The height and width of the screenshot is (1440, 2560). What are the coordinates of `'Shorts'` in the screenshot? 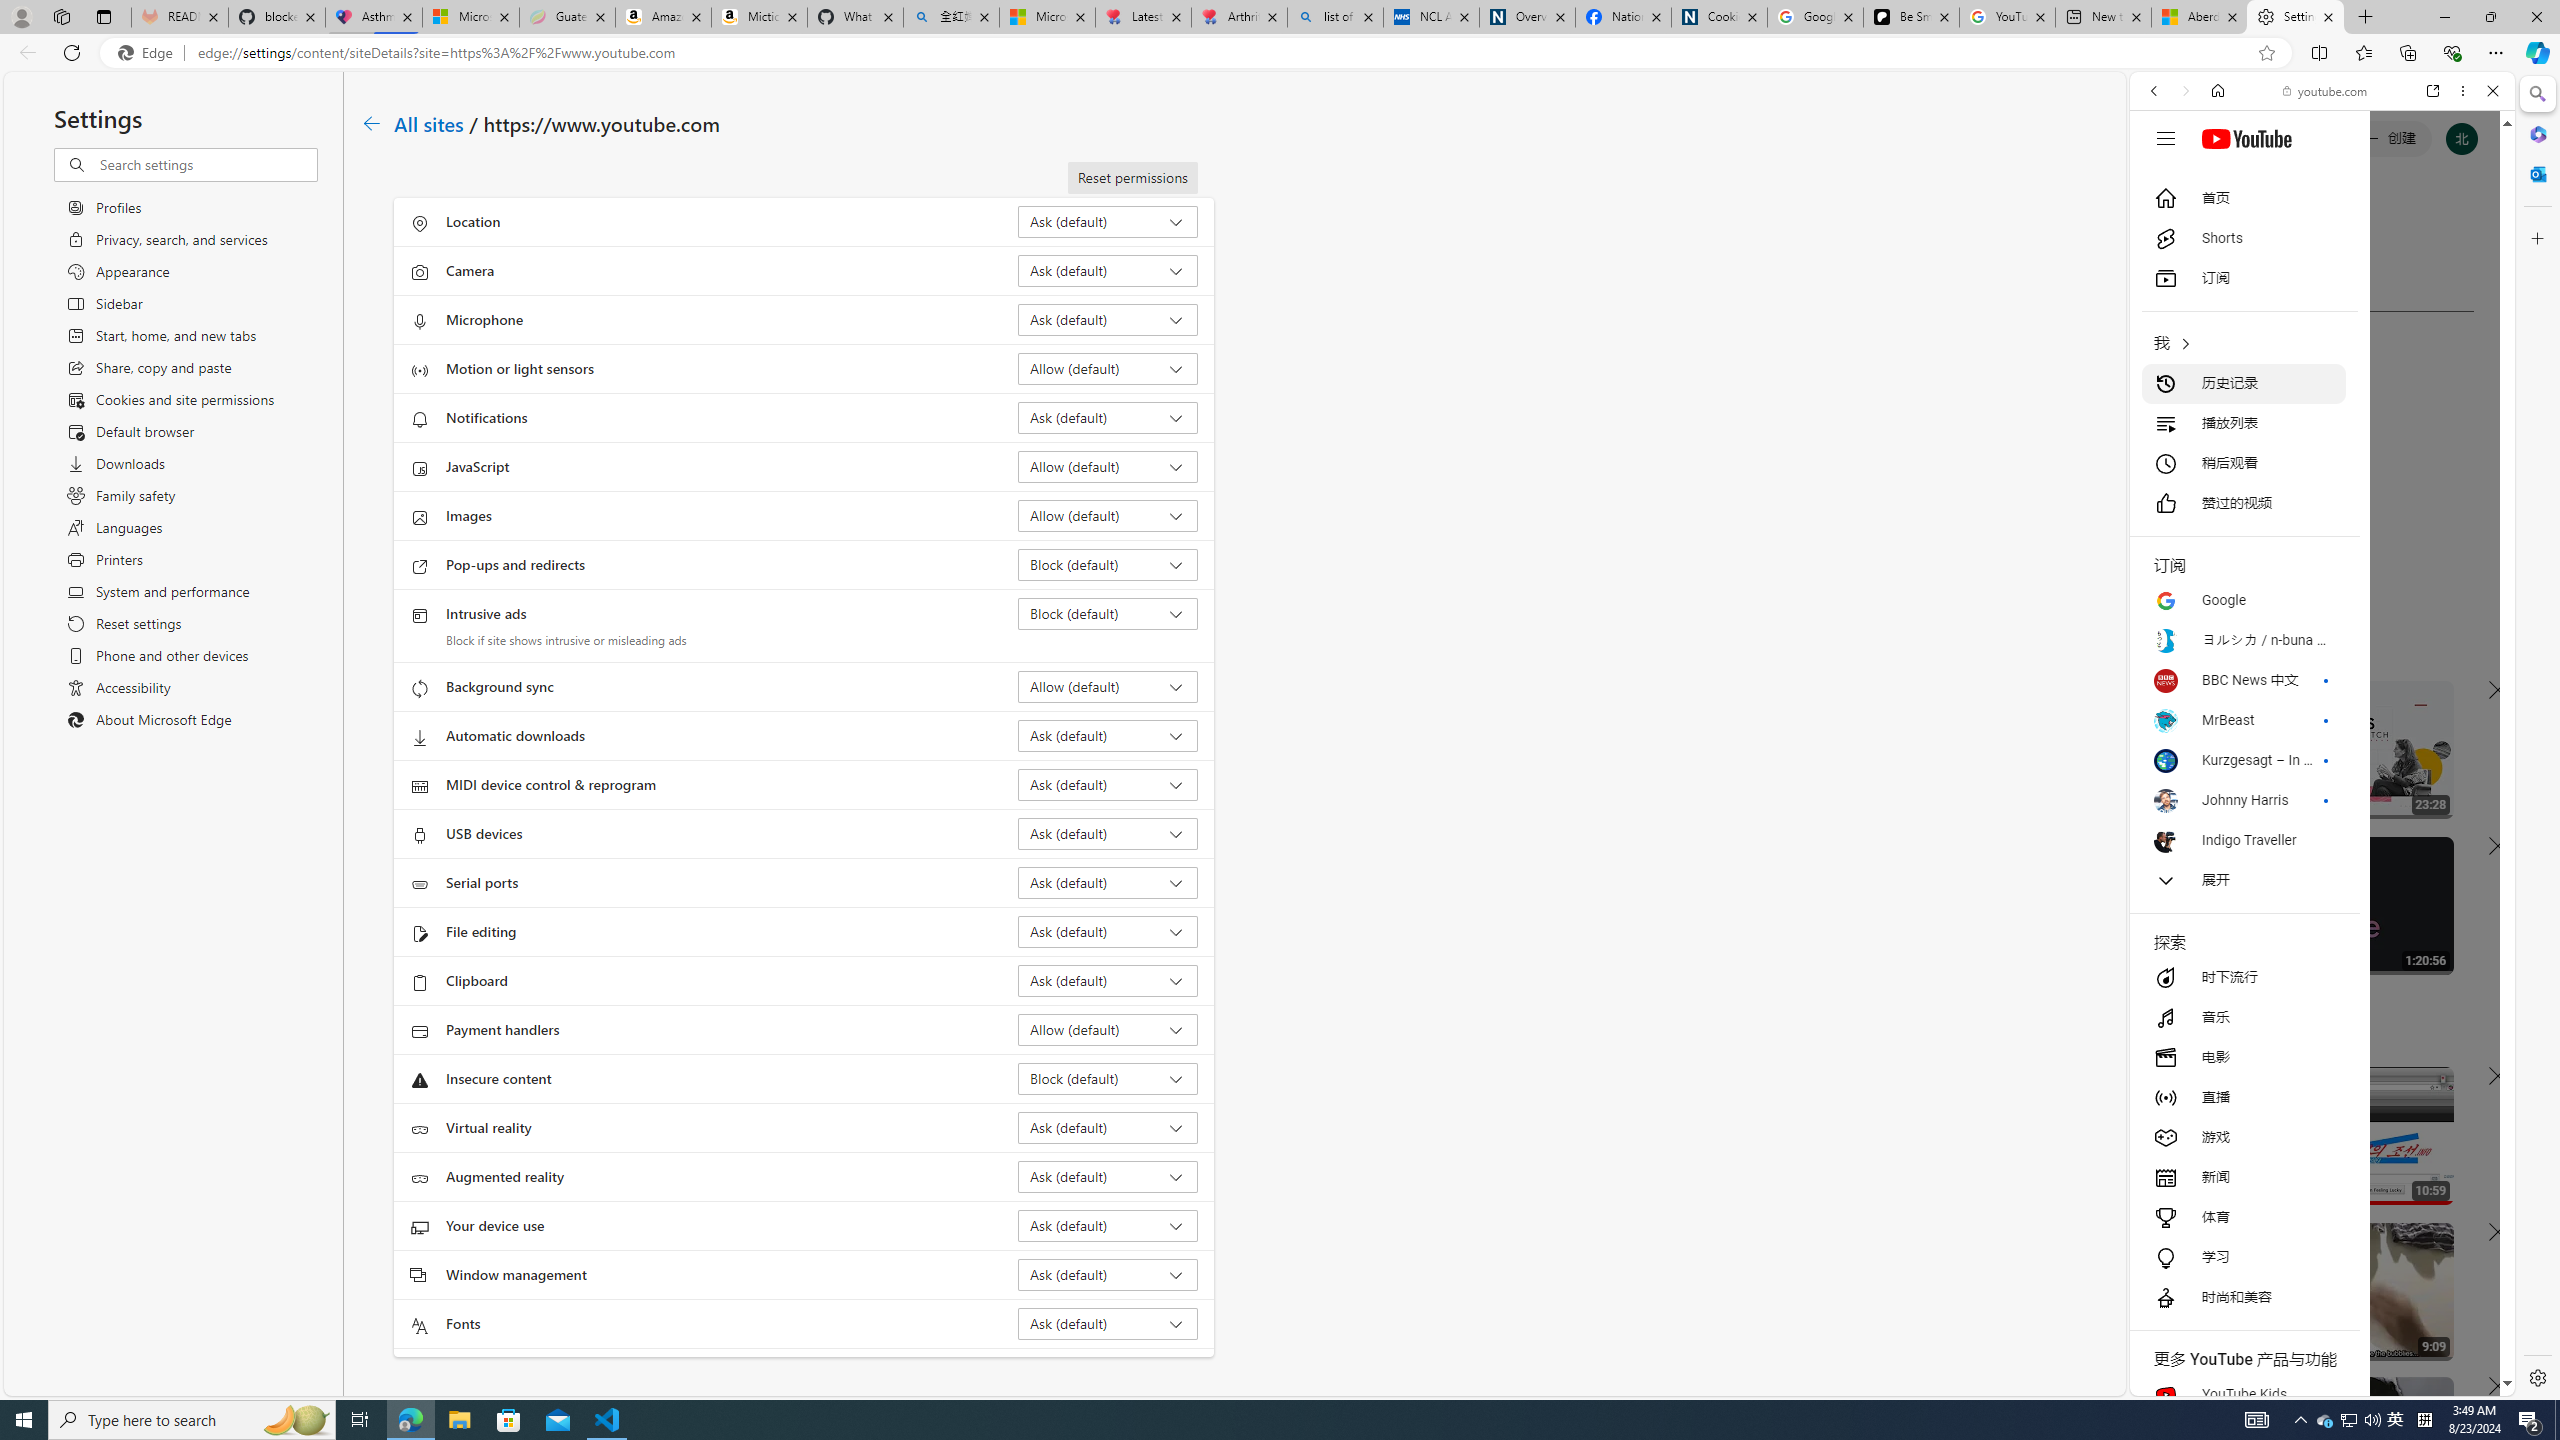 It's located at (2242, 238).